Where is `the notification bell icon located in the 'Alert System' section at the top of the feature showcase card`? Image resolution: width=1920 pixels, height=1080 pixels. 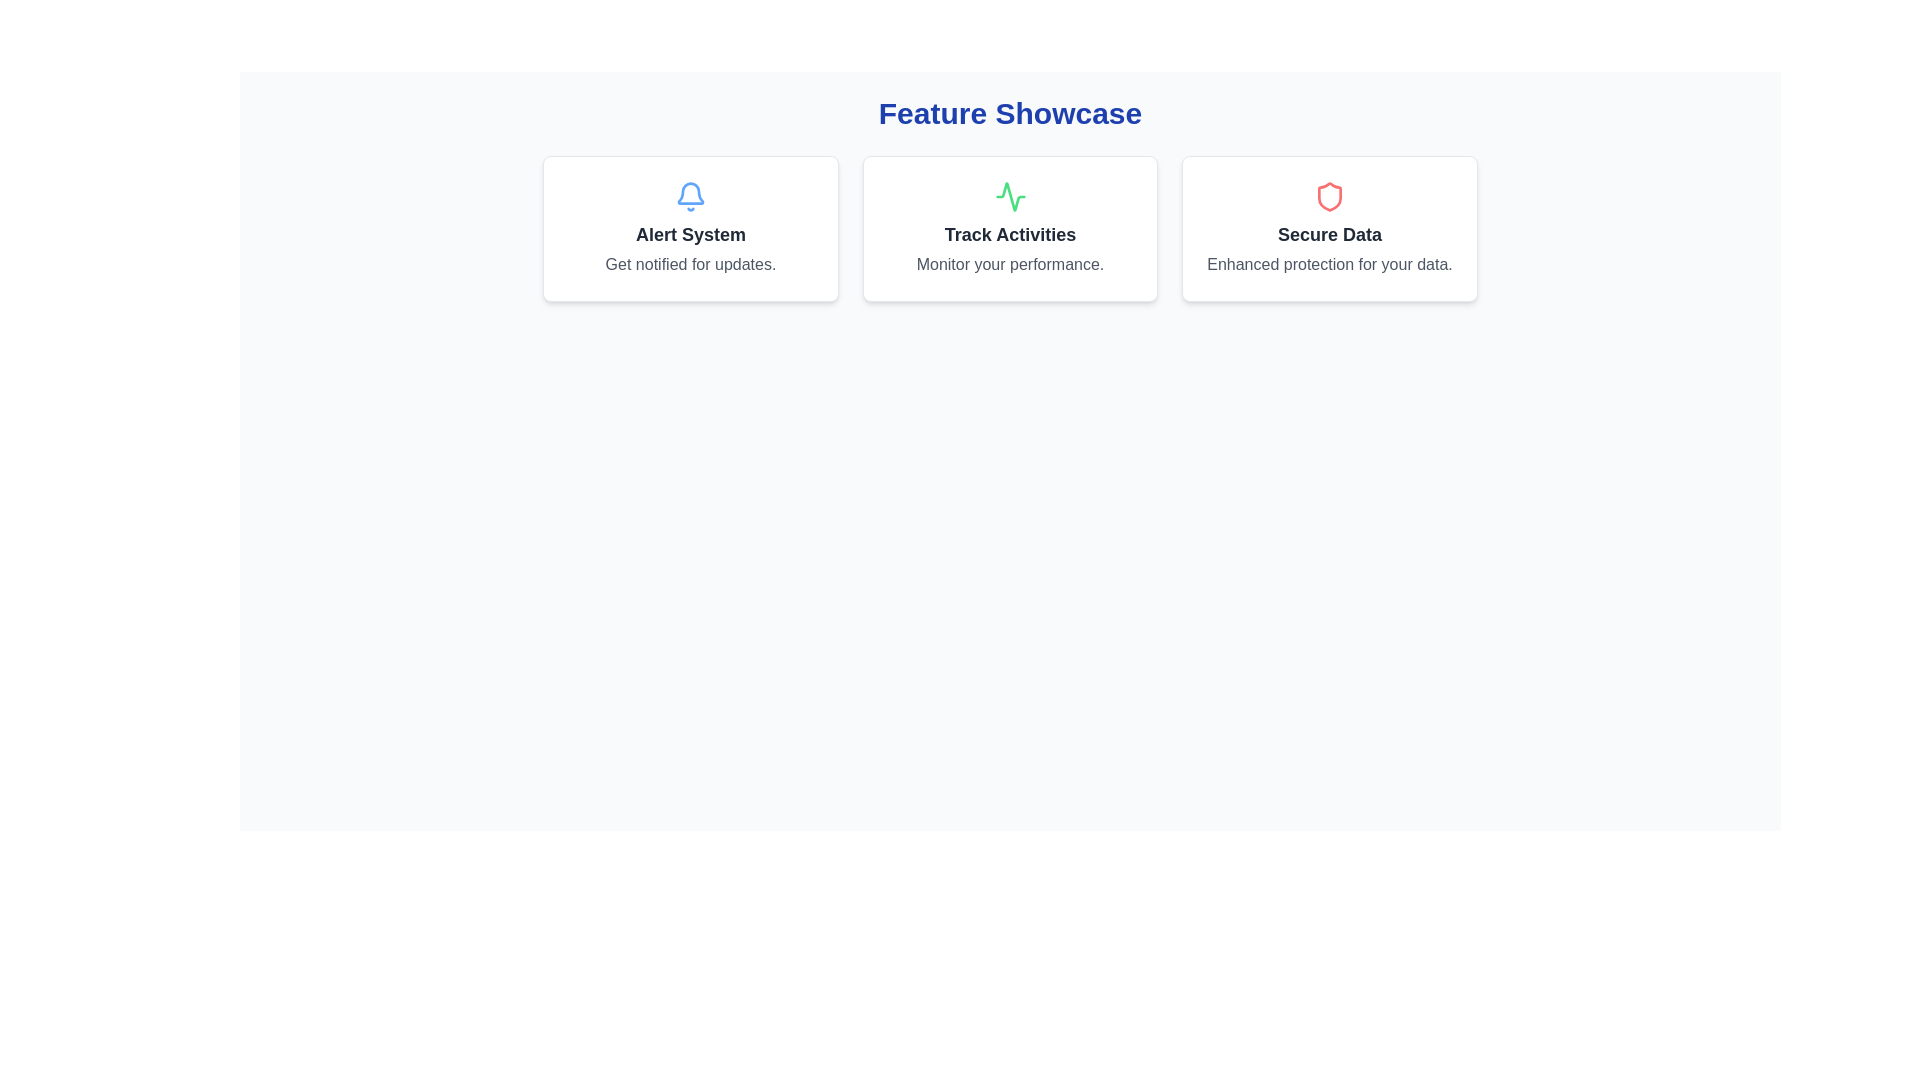 the notification bell icon located in the 'Alert System' section at the top of the feature showcase card is located at coordinates (691, 196).